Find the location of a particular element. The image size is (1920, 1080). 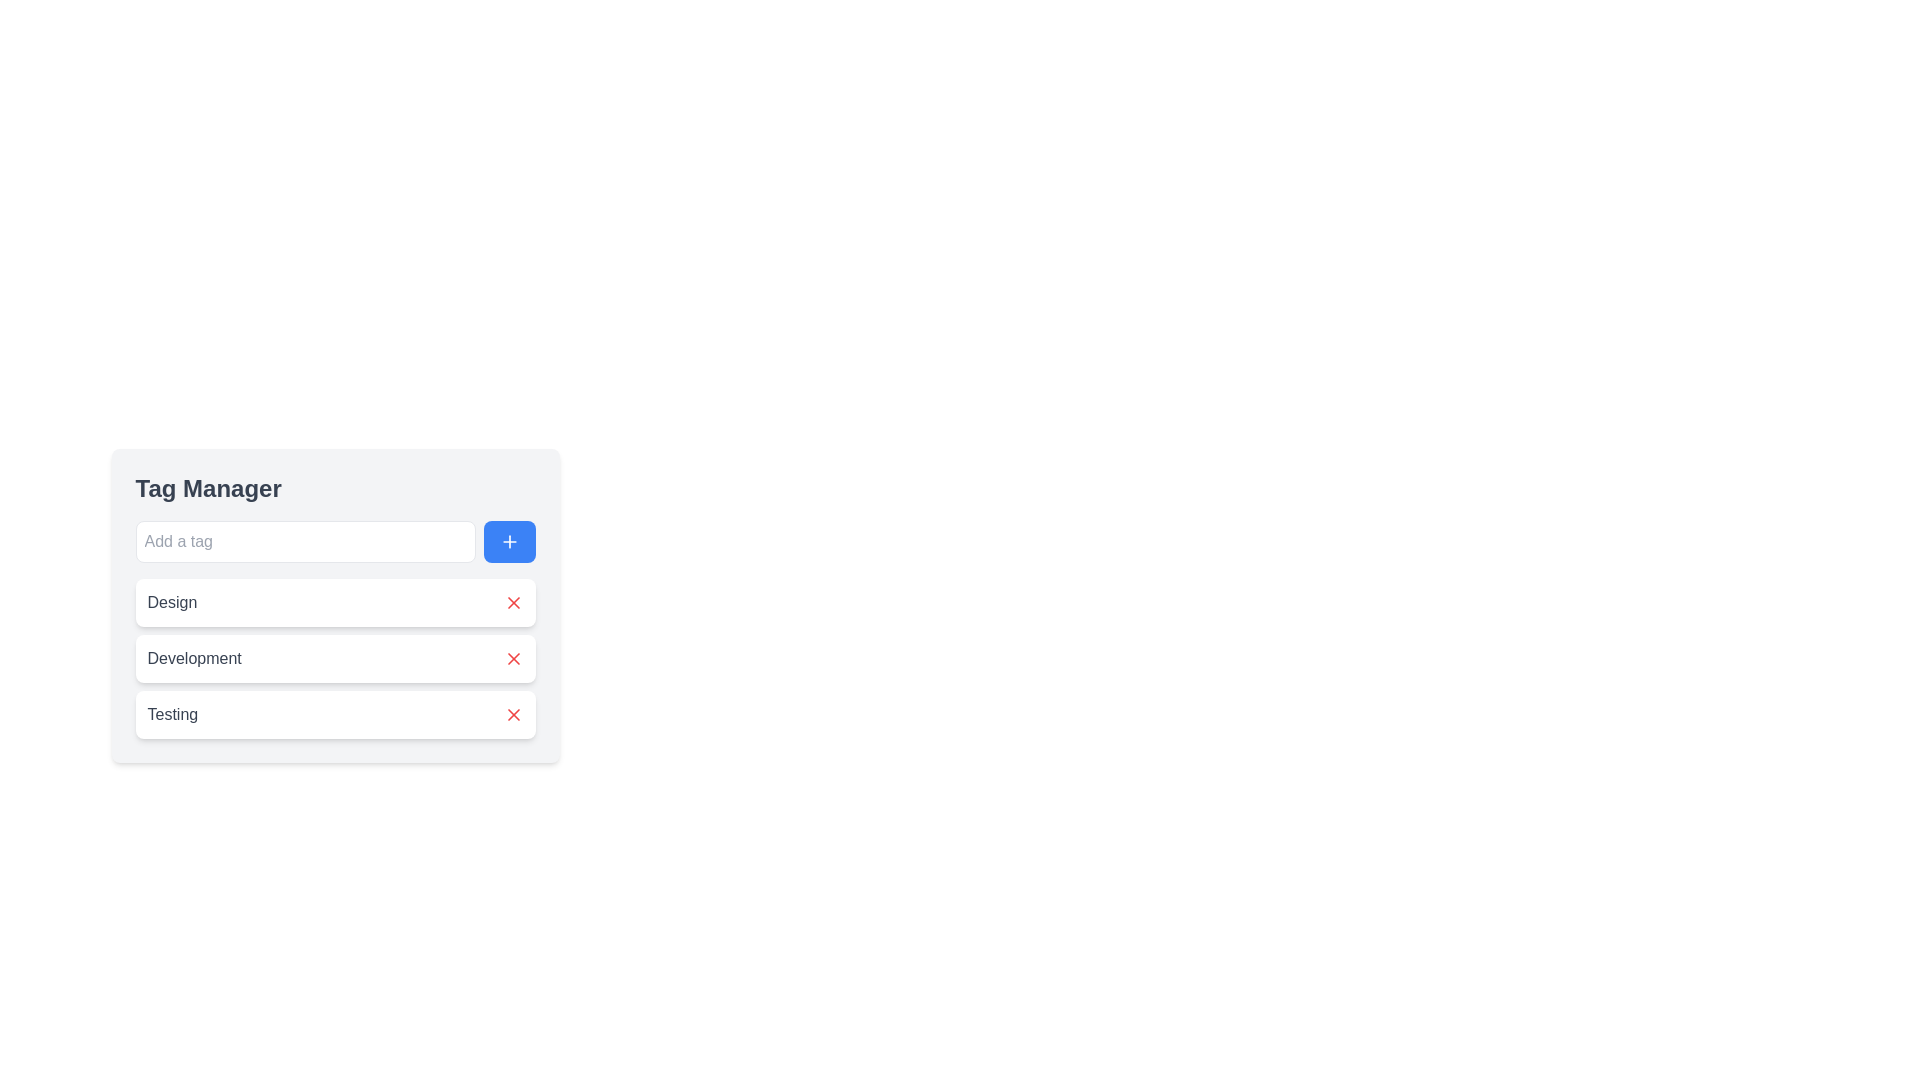

the 'Design' label element, which is a gray text label aligned to the left within the 'Tag Manager' section is located at coordinates (172, 601).